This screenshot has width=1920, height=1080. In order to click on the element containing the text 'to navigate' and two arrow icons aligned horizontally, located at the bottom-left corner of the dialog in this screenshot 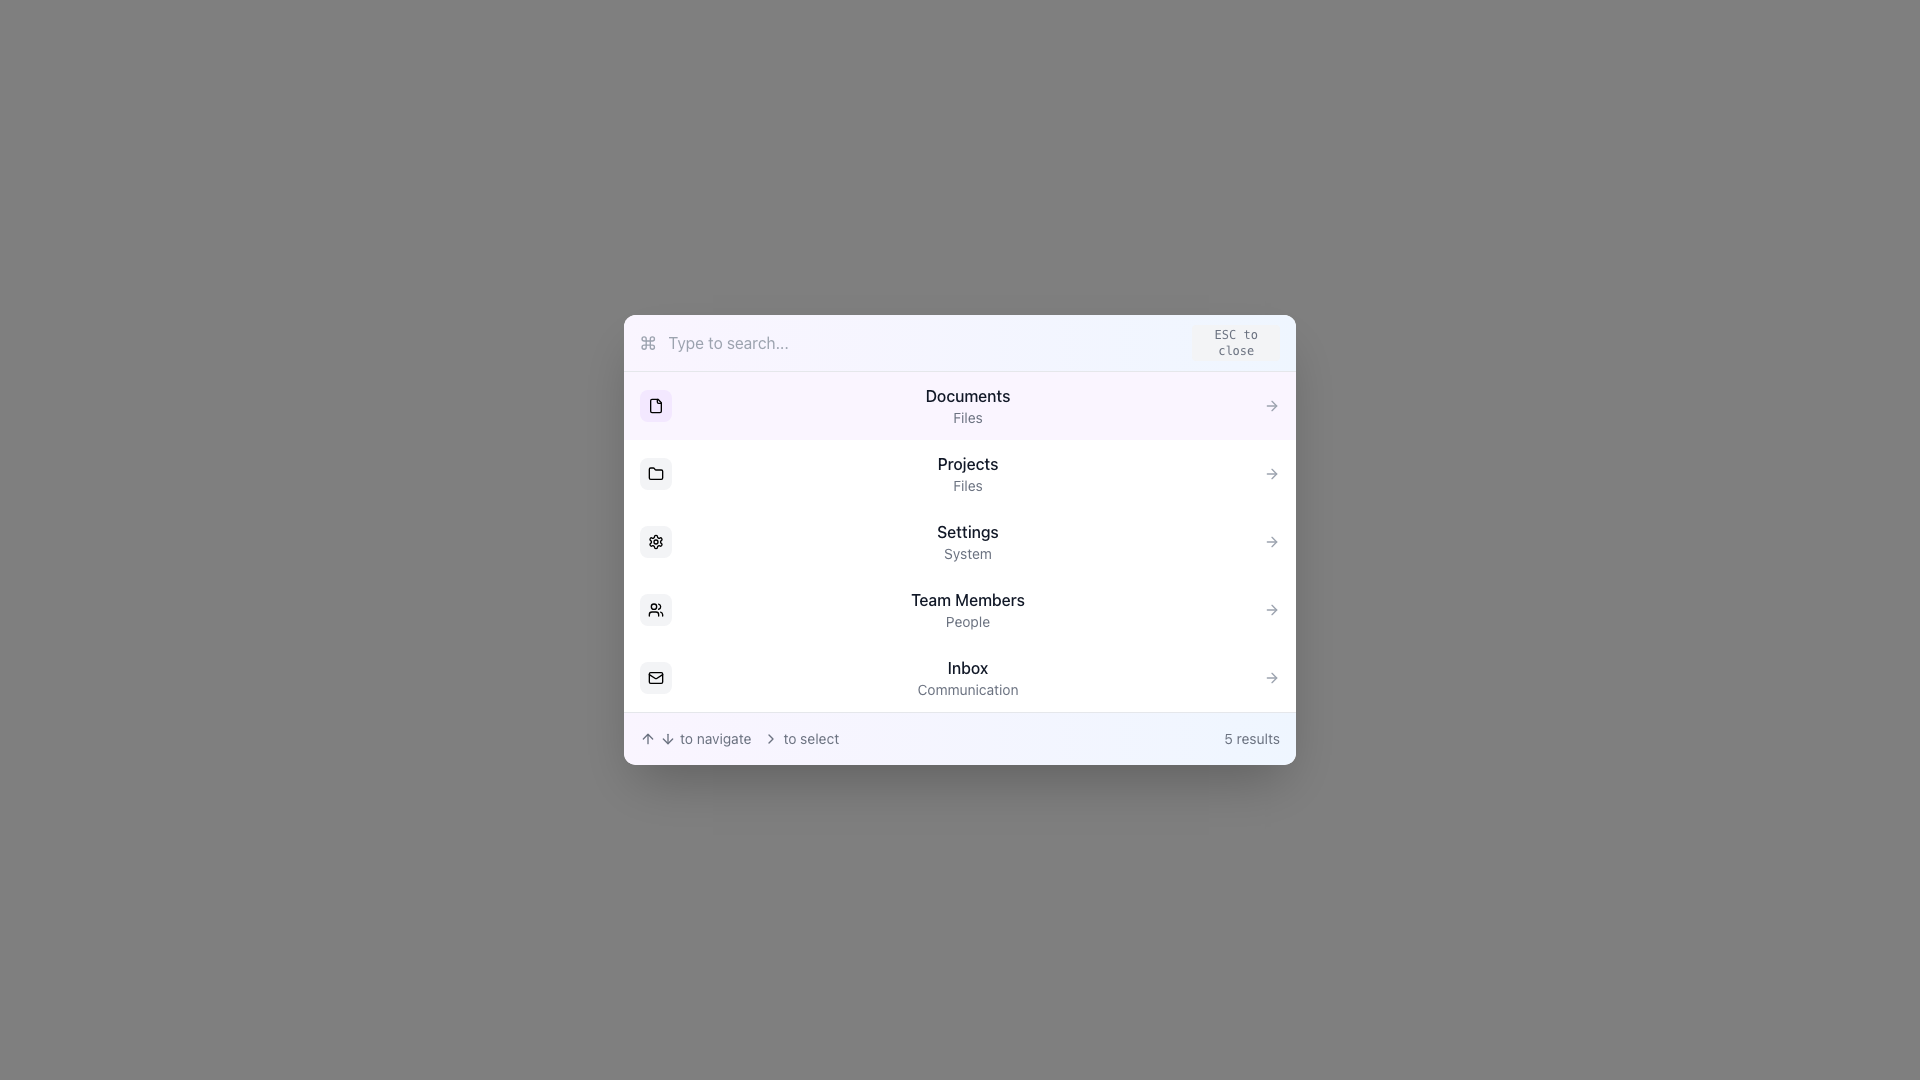, I will do `click(695, 739)`.